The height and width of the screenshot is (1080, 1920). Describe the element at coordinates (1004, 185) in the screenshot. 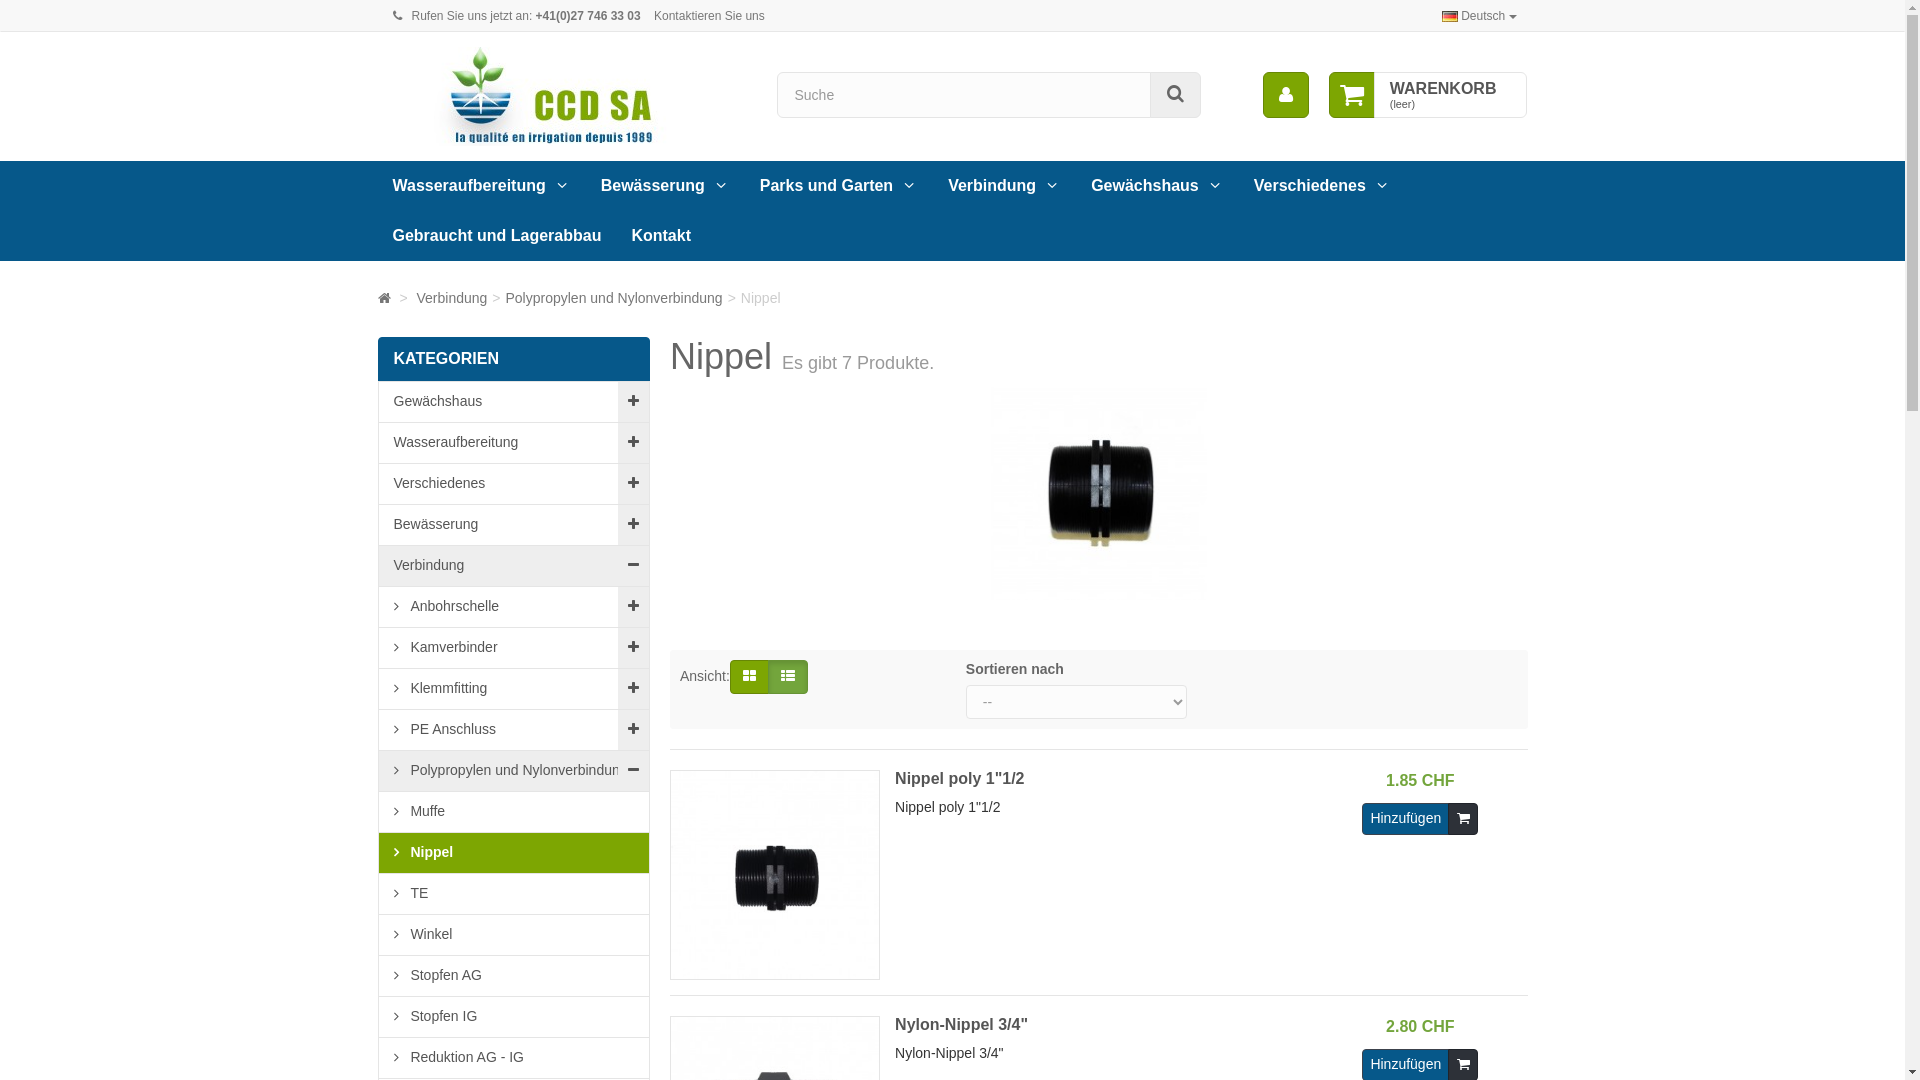

I see `'Verbindung'` at that location.